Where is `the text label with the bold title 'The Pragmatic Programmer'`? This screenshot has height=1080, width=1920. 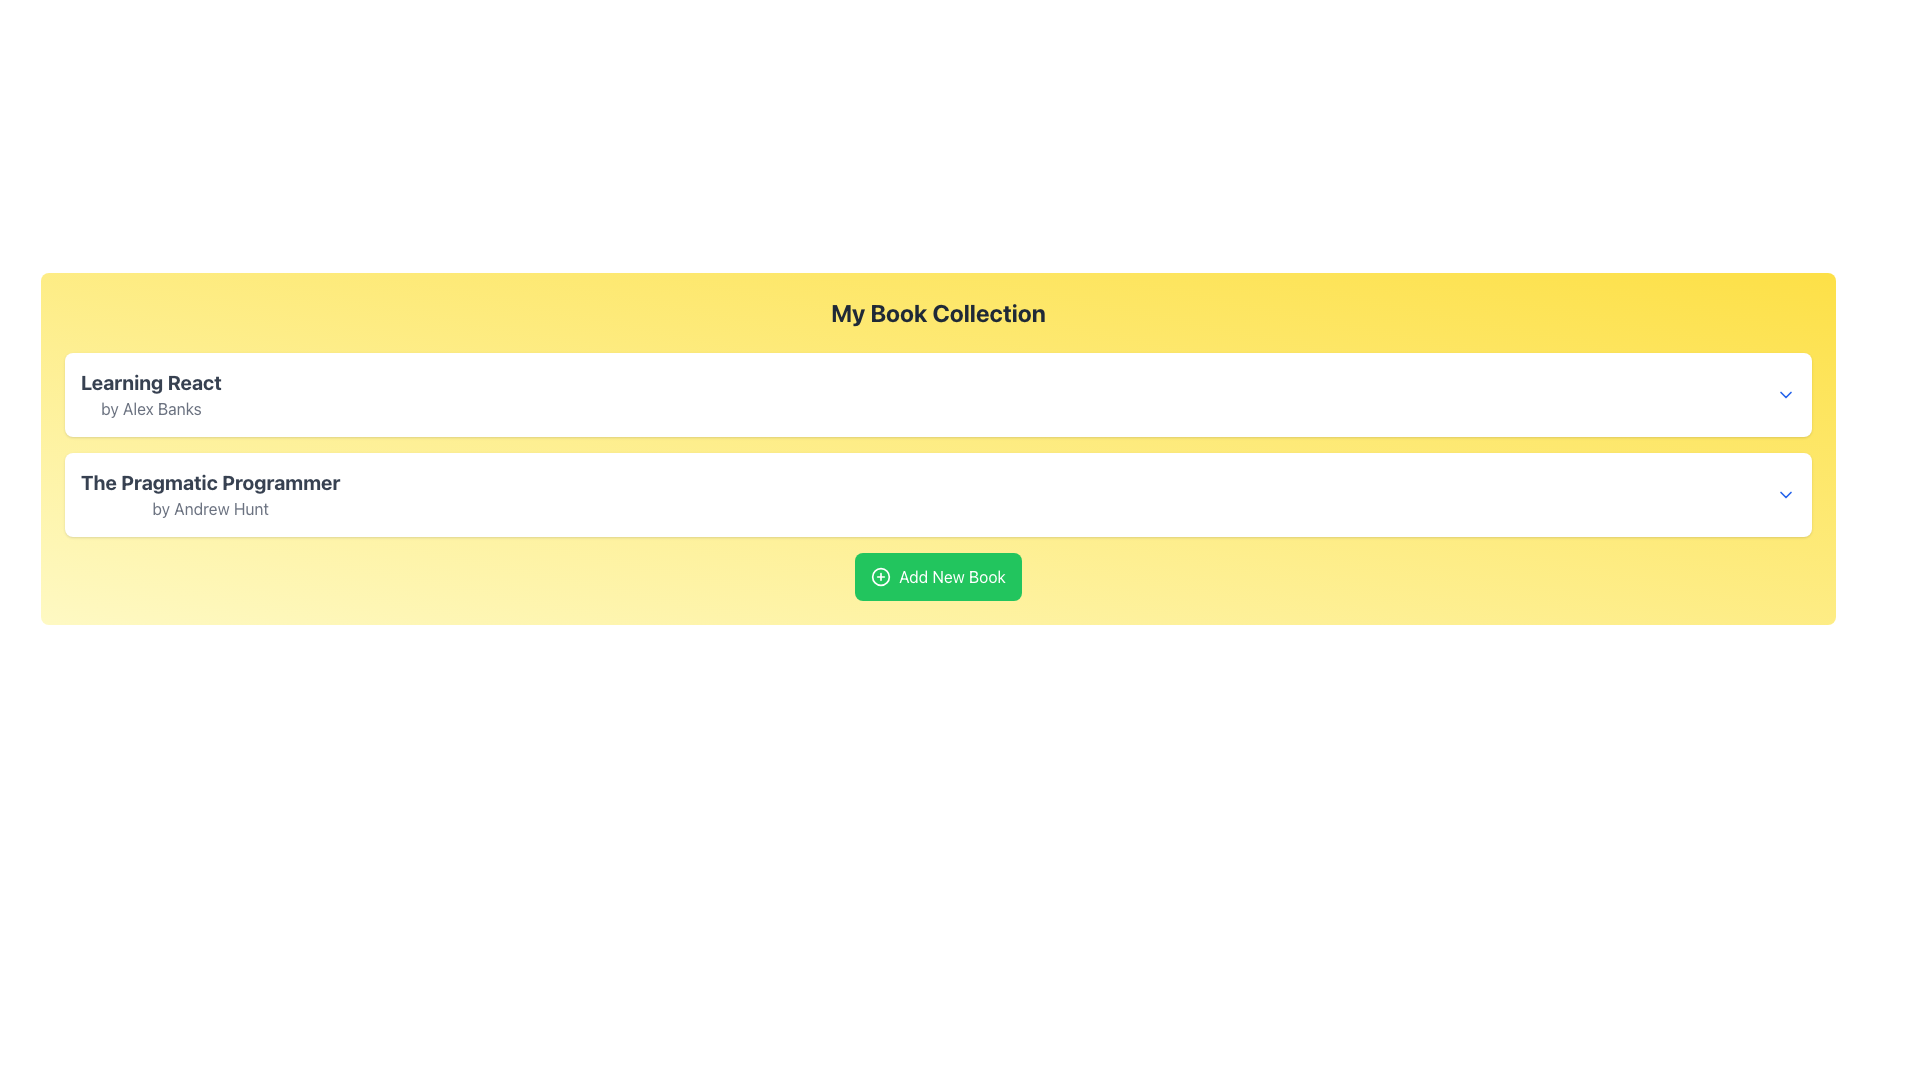 the text label with the bold title 'The Pragmatic Programmer' is located at coordinates (210, 494).